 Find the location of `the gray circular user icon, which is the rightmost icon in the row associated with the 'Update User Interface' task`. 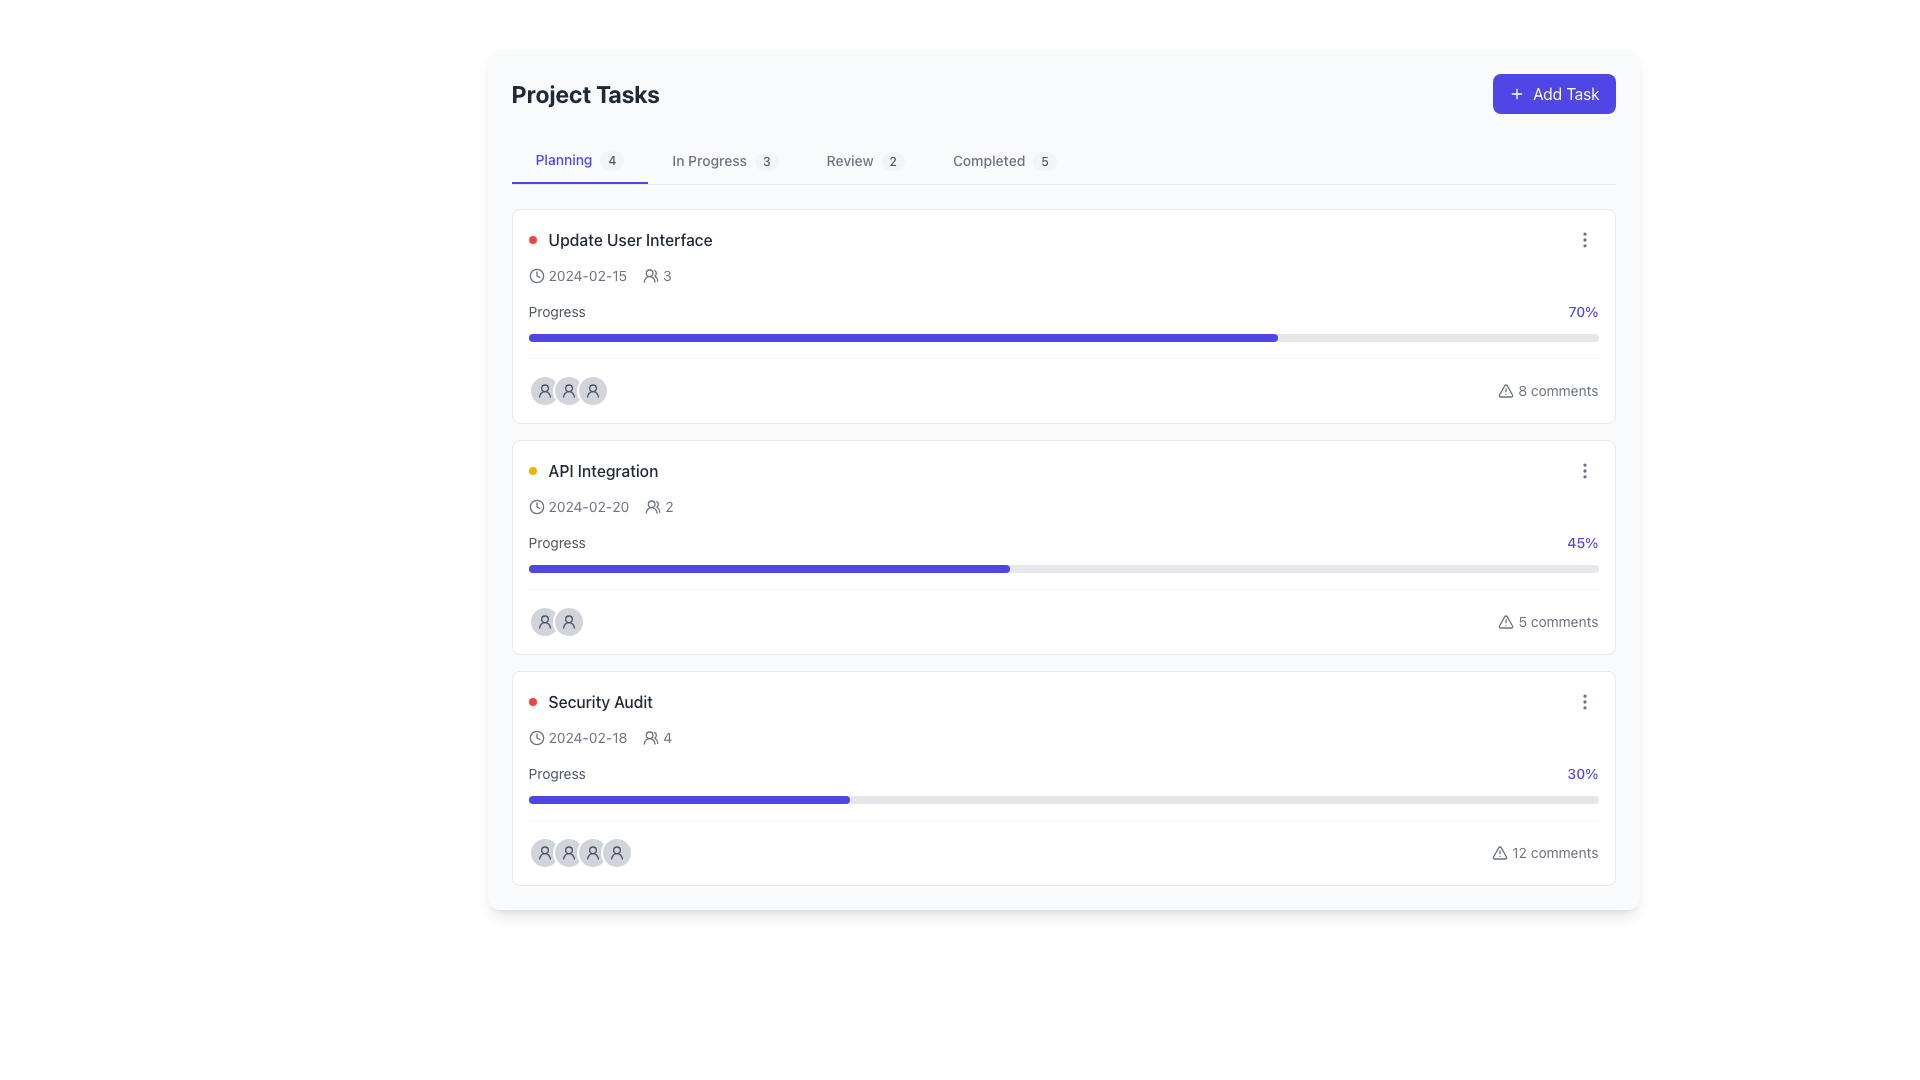

the gray circular user icon, which is the rightmost icon in the row associated with the 'Update User Interface' task is located at coordinates (591, 390).